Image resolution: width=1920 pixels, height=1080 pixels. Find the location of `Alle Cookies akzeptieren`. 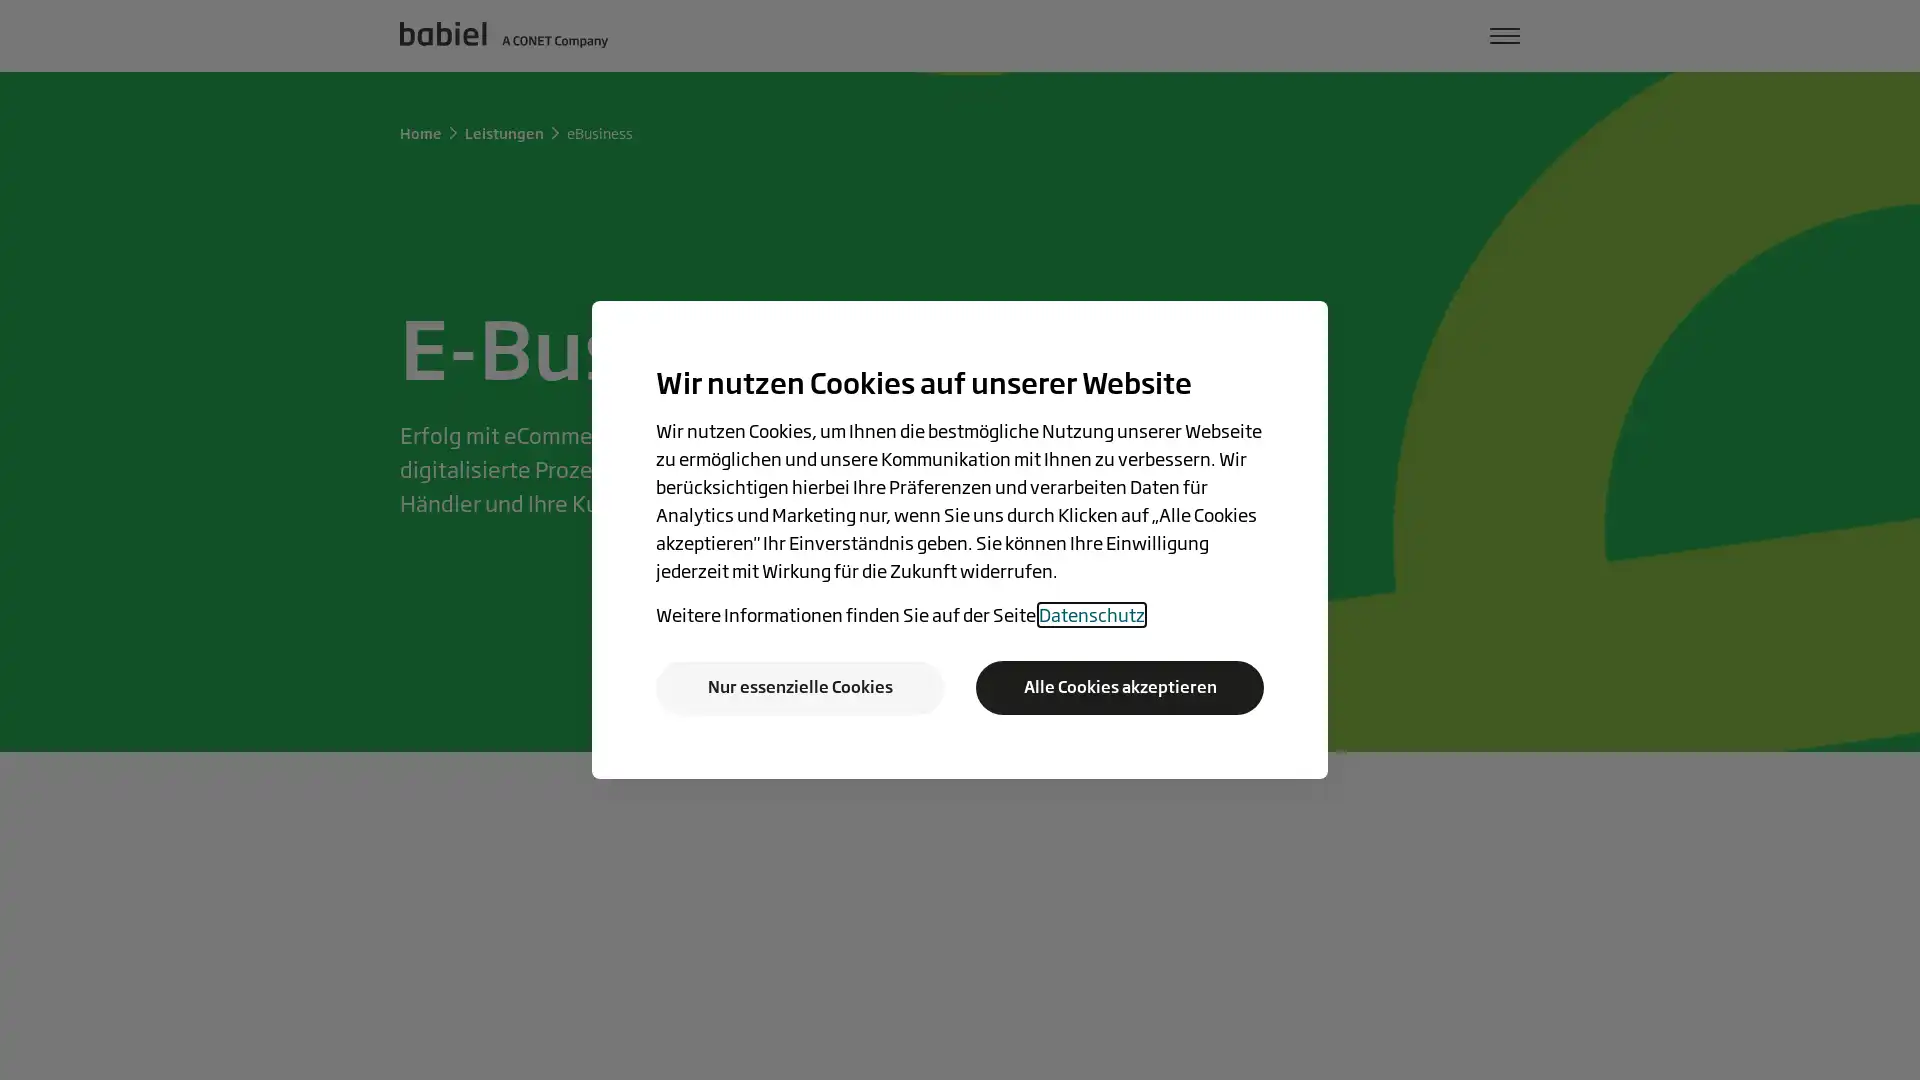

Alle Cookies akzeptieren is located at coordinates (1118, 686).